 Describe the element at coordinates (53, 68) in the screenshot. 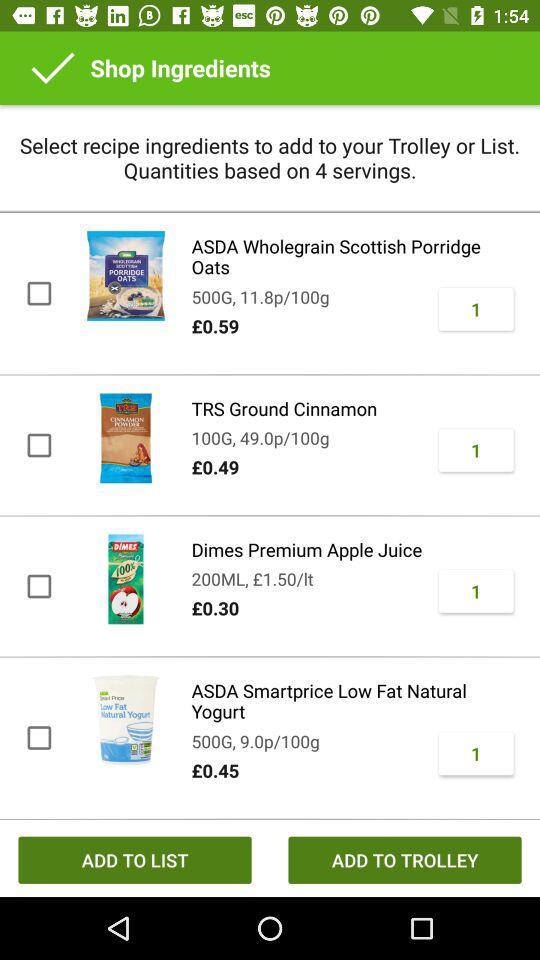

I see `icon to the left of shop ingredients` at that location.